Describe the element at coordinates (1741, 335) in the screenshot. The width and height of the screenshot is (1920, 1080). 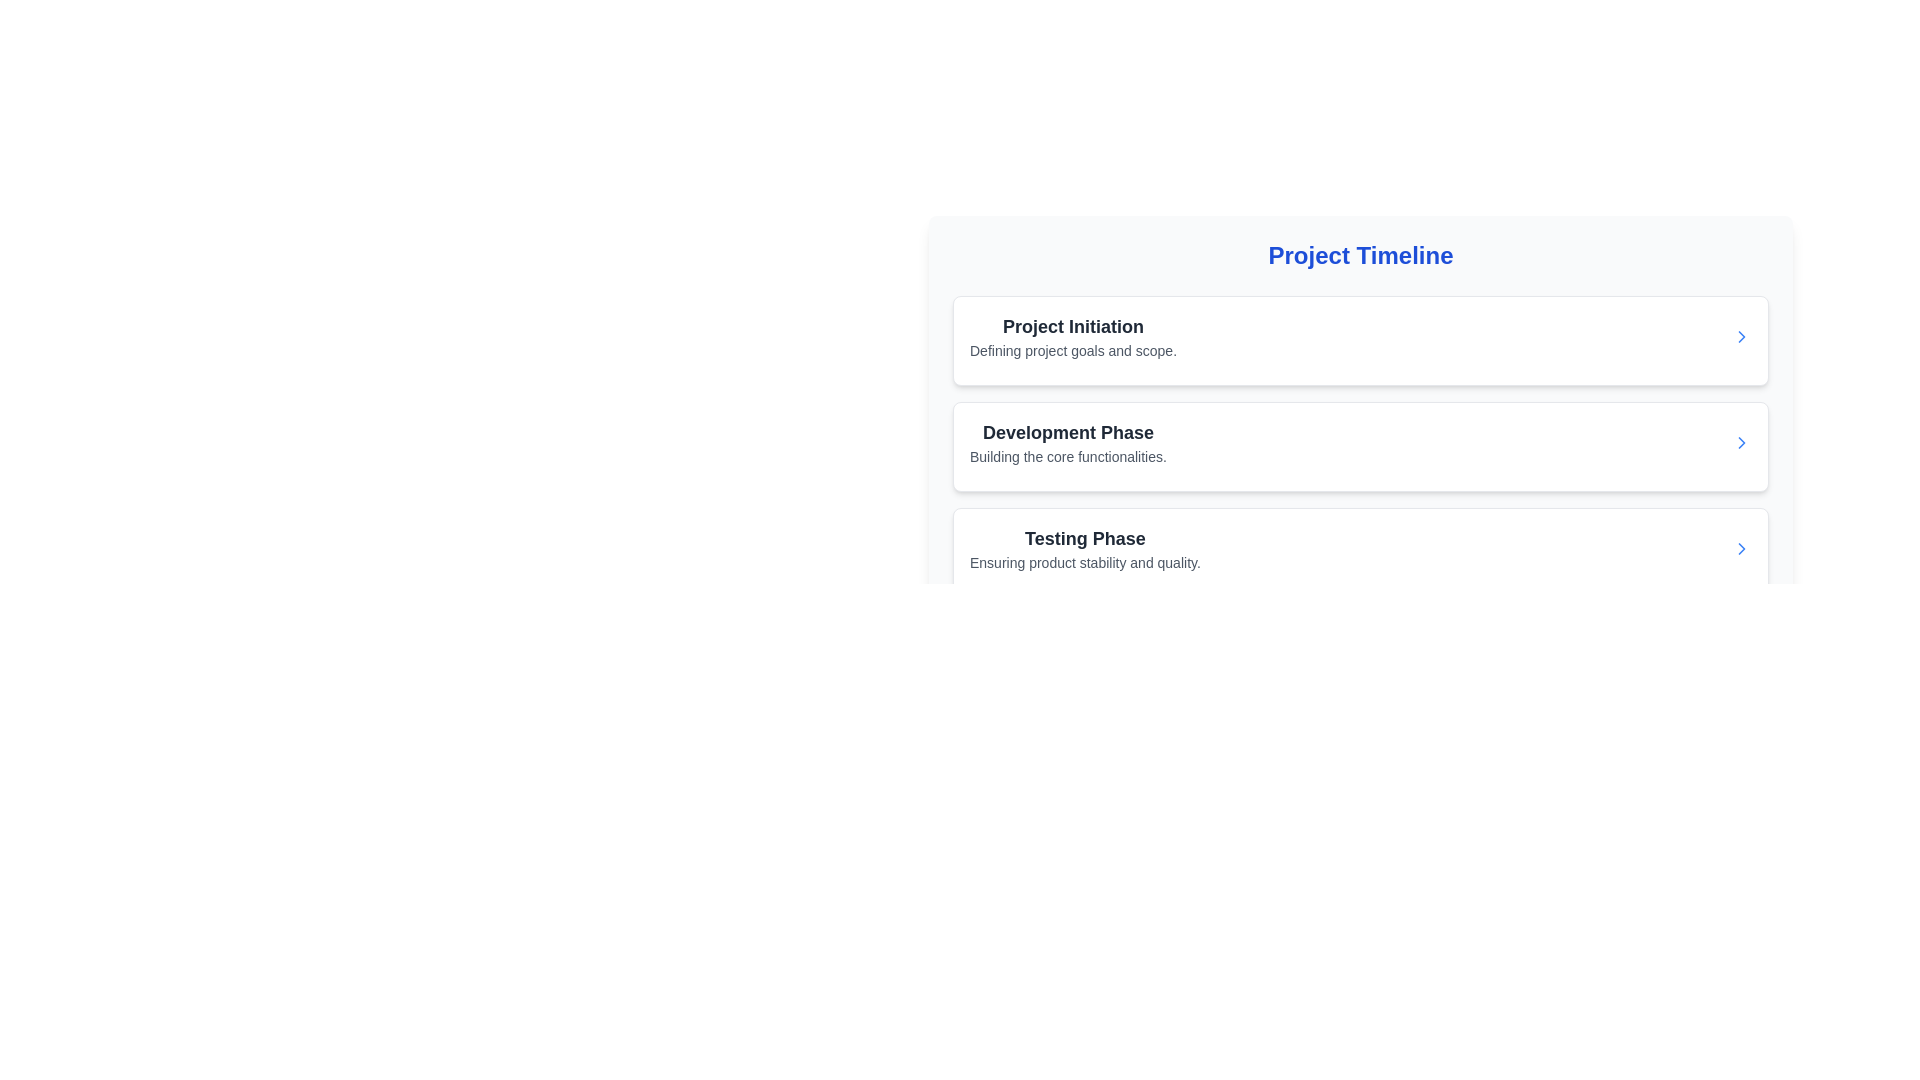
I see `the small blue rightward arrow icon located on the far right of the row labeled 'Project Initiation'` at that location.